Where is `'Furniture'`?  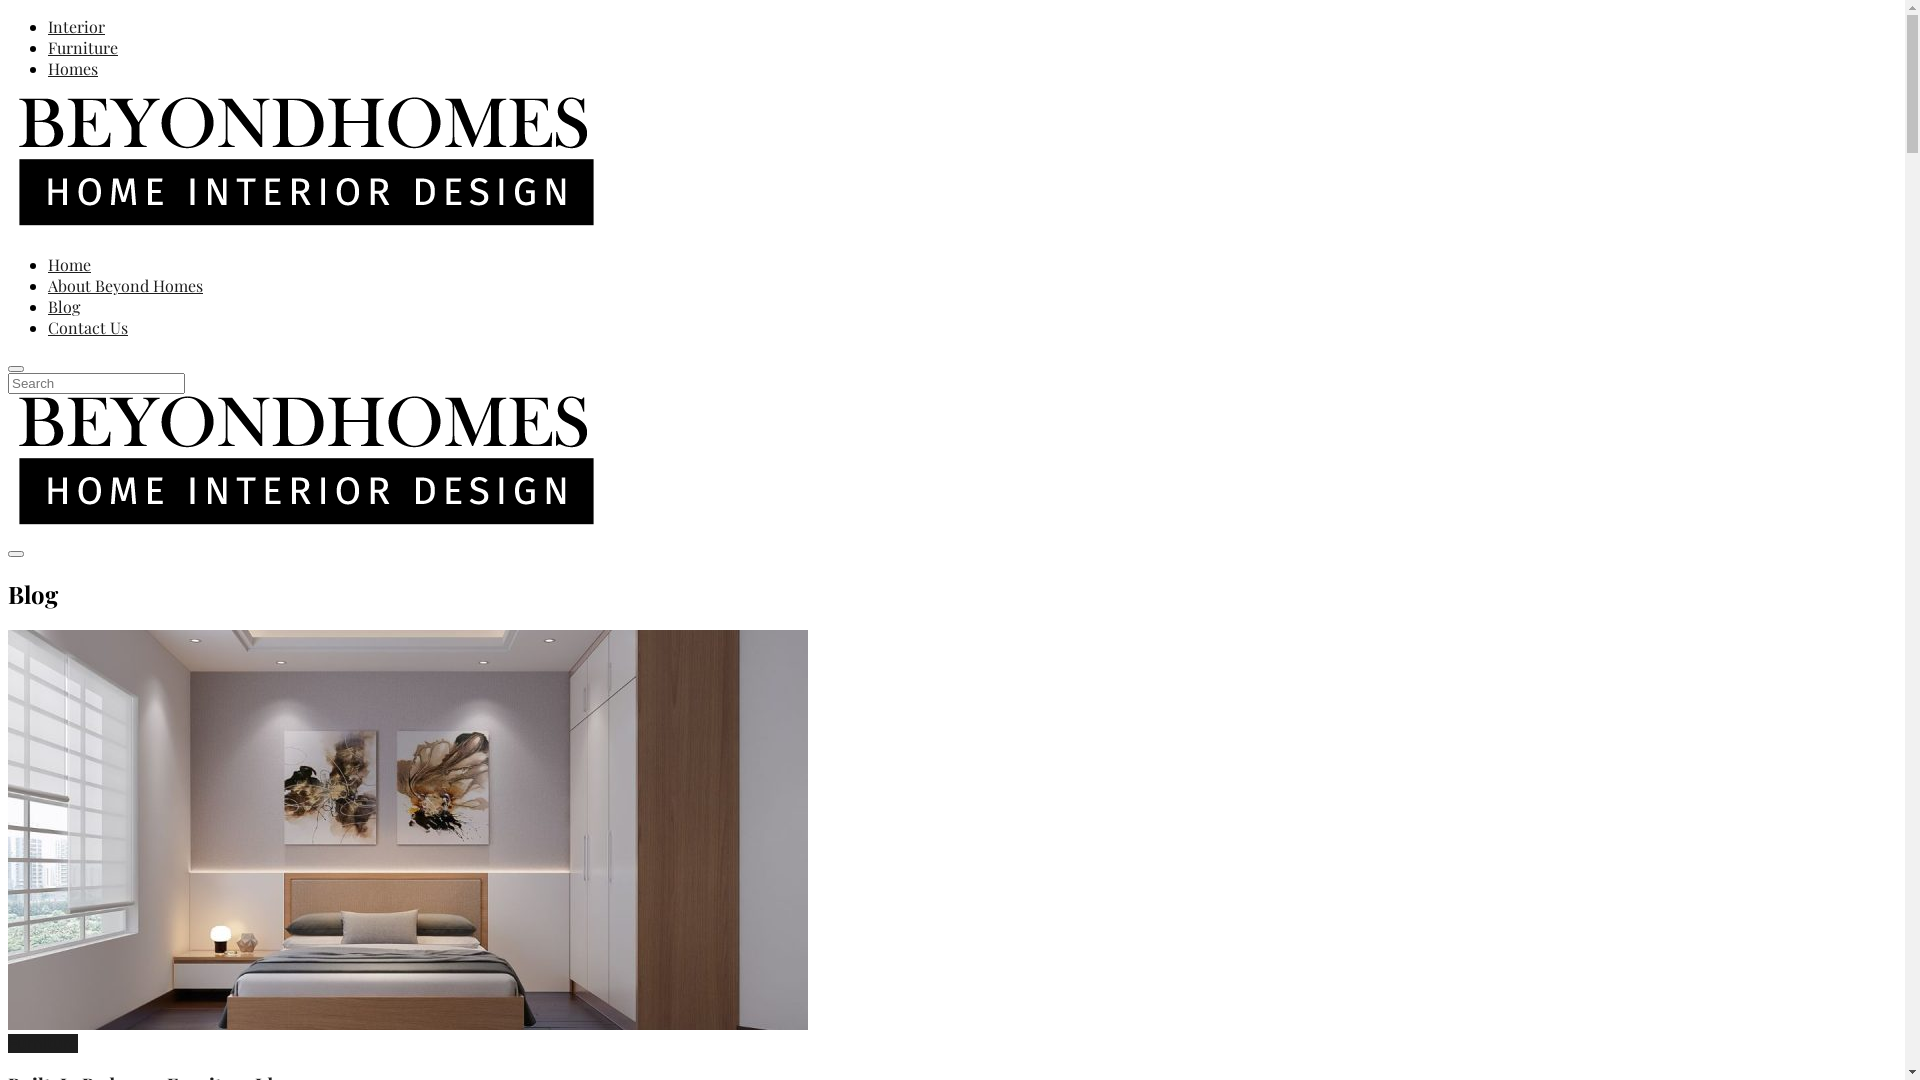 'Furniture' is located at coordinates (43, 1042).